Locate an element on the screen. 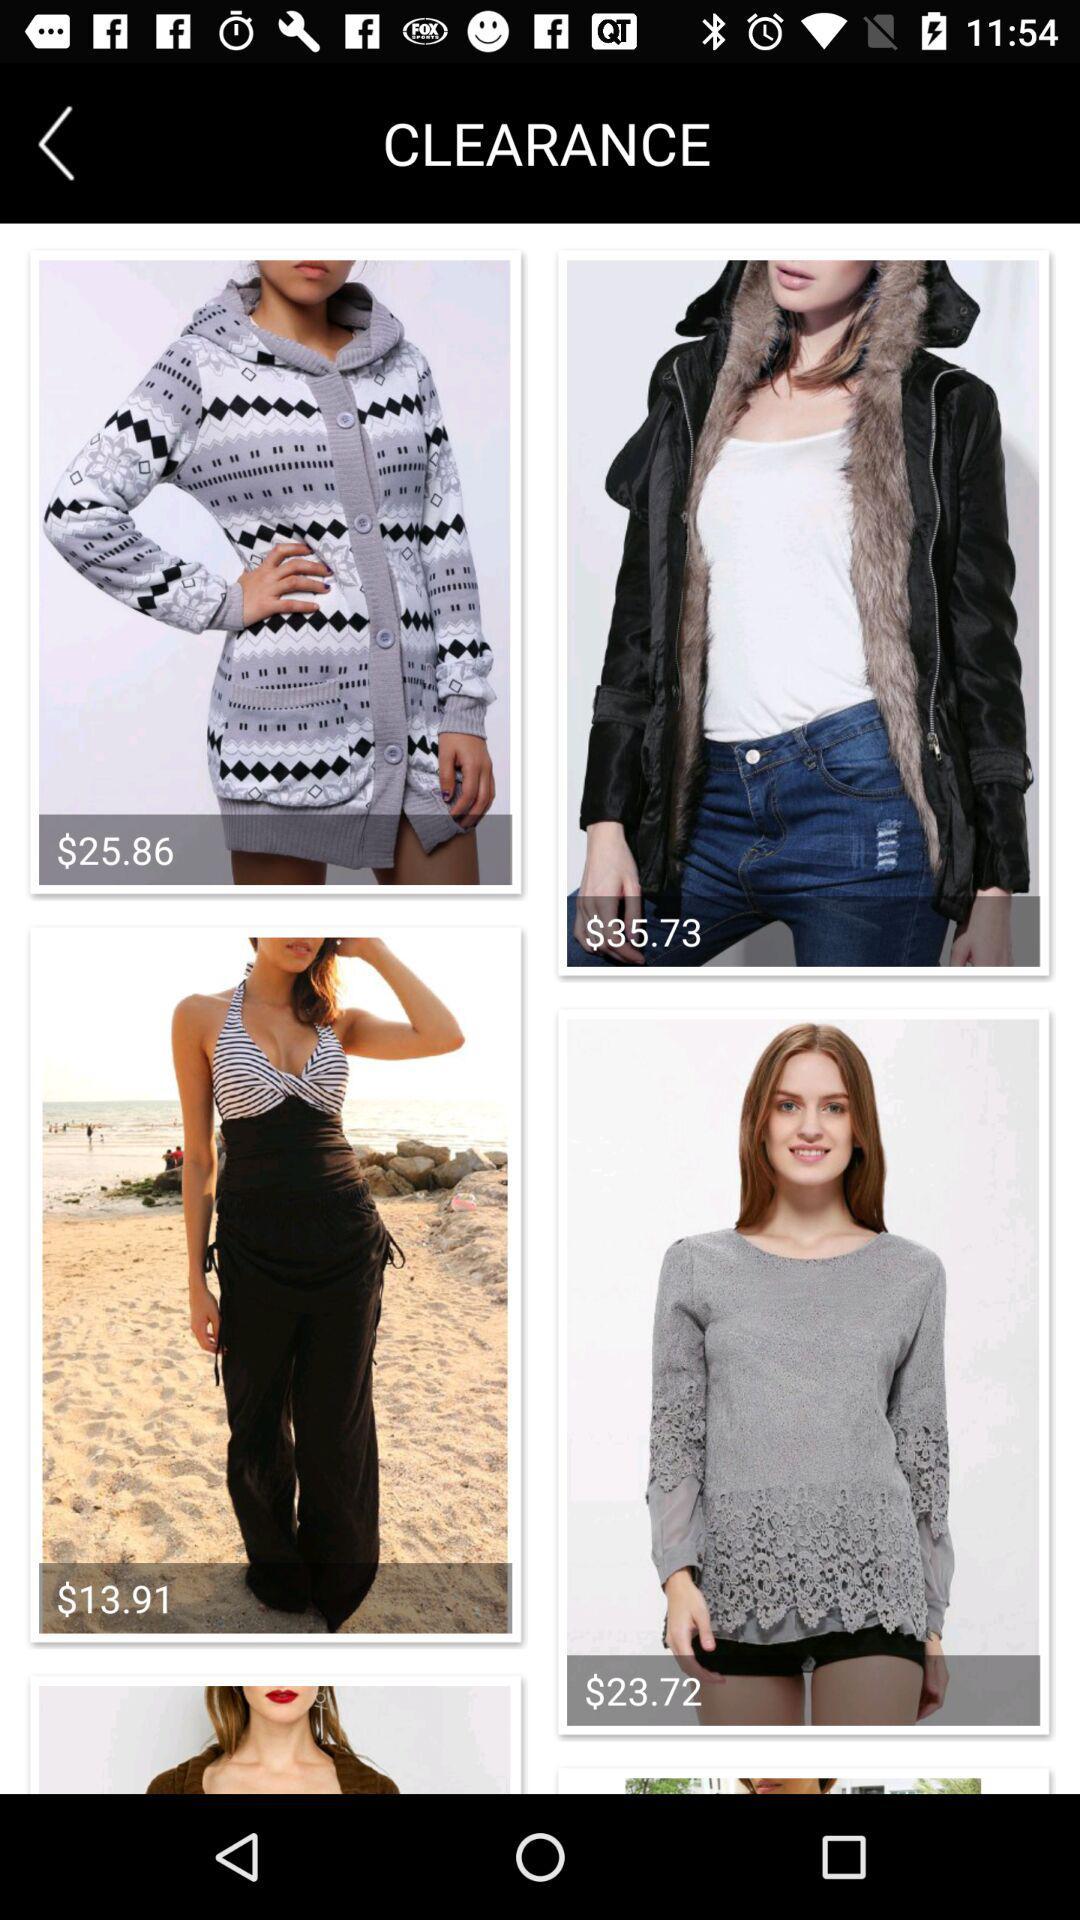 The width and height of the screenshot is (1080, 1920). previous is located at coordinates (55, 142).